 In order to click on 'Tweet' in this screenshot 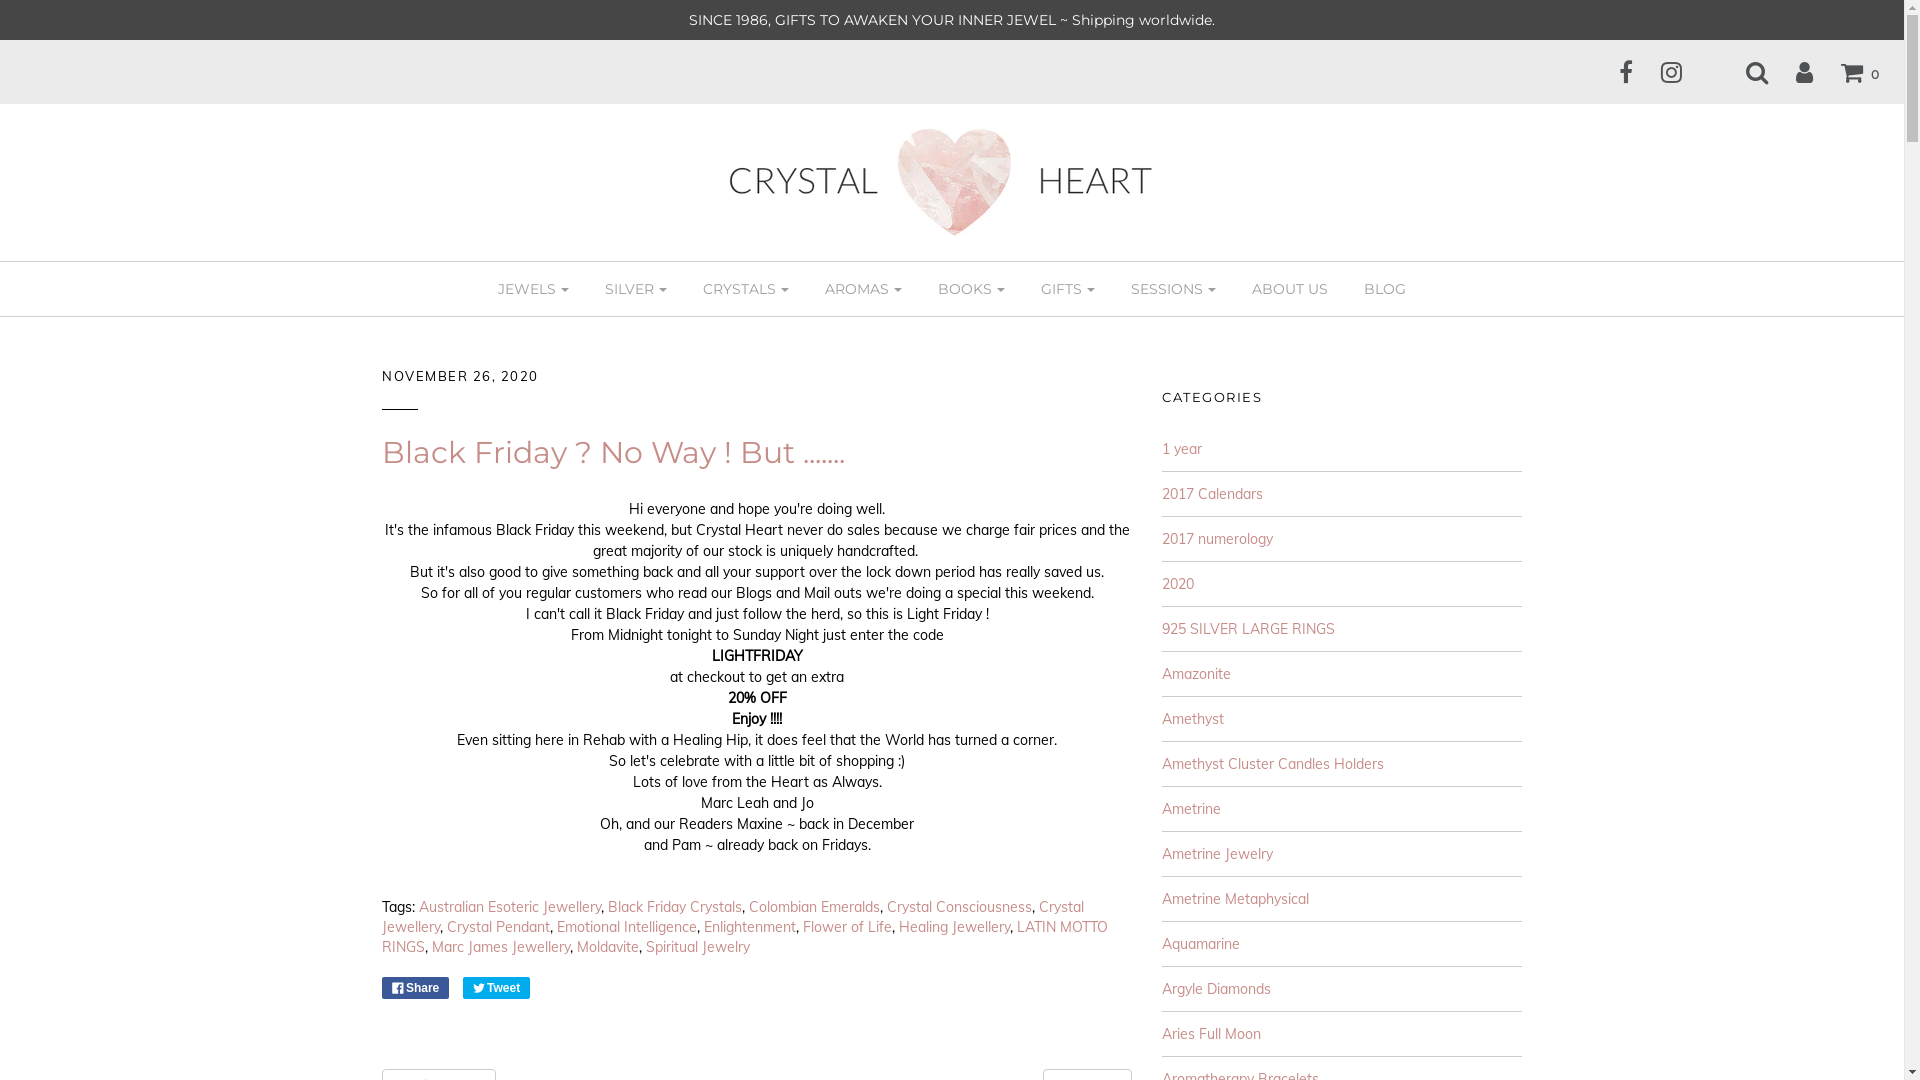, I will do `click(461, 986)`.